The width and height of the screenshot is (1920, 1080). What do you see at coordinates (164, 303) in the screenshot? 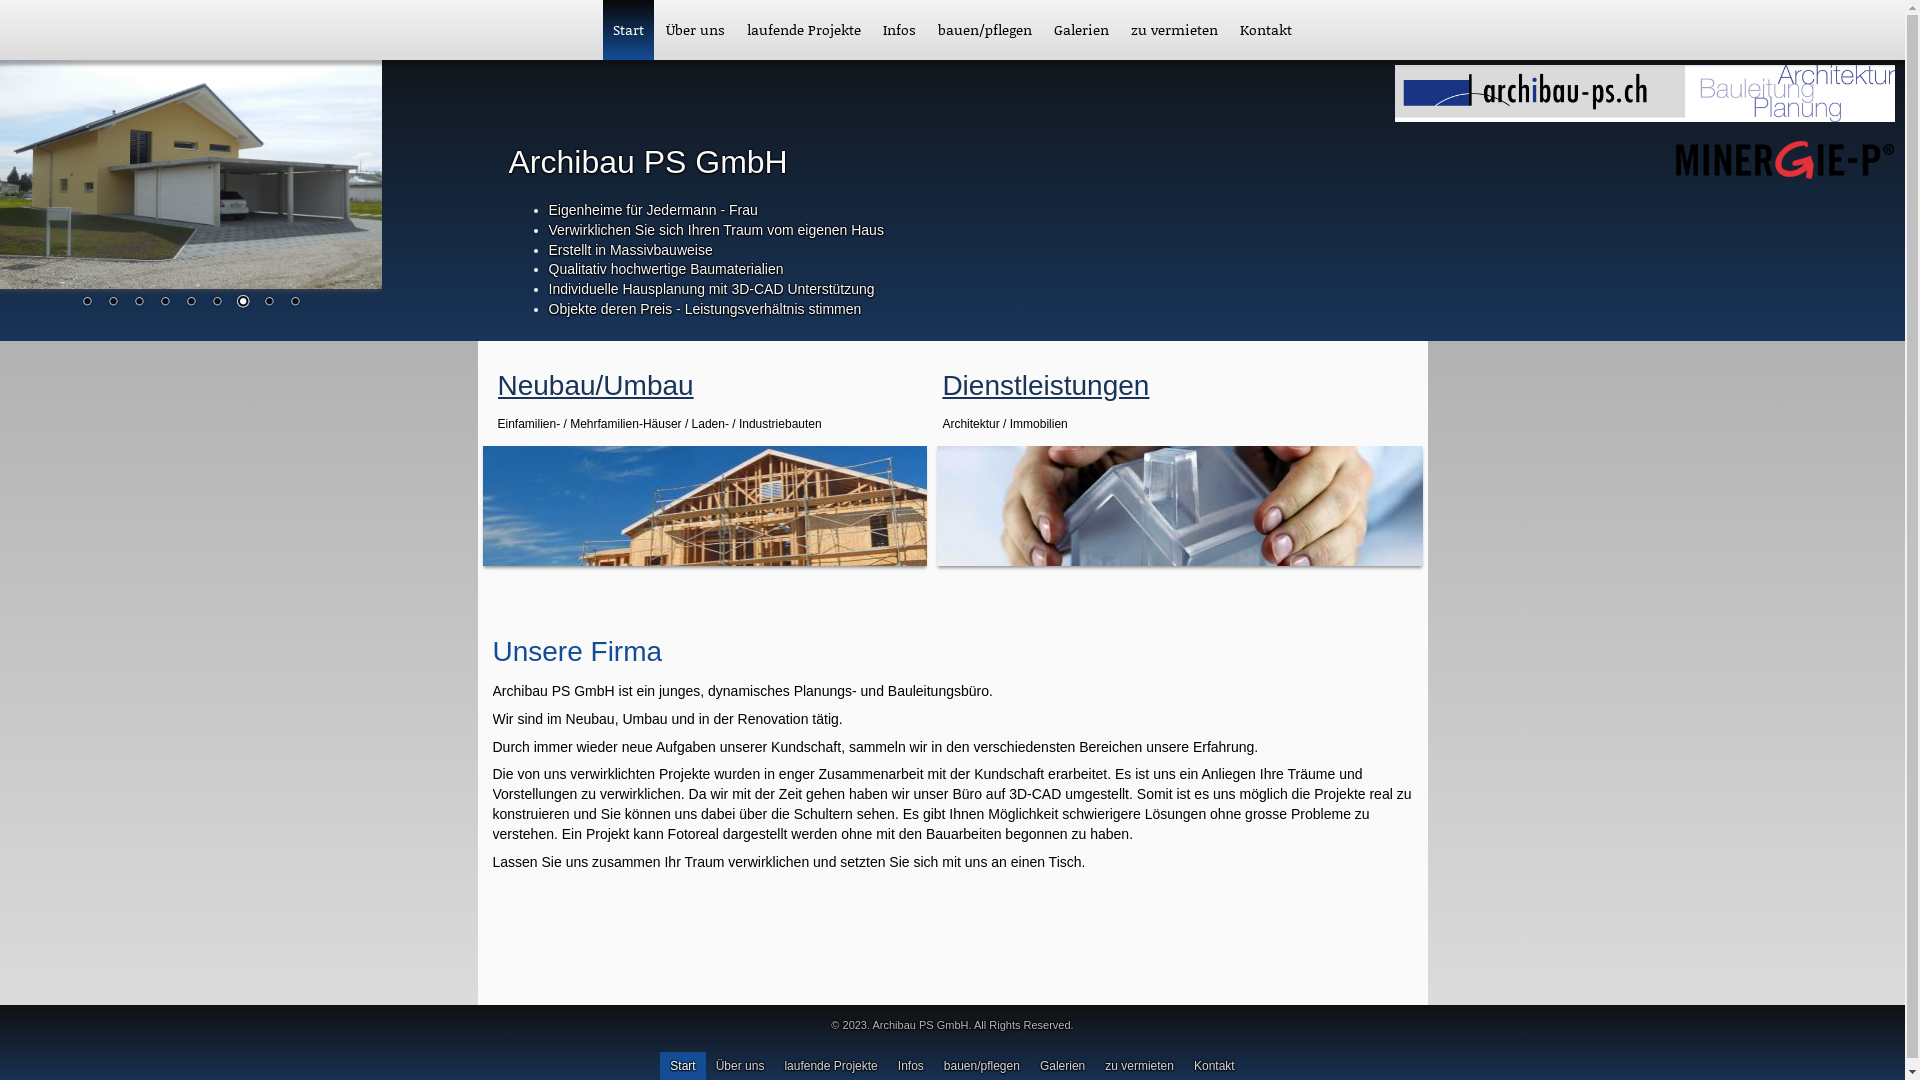
I see `'4'` at bounding box center [164, 303].